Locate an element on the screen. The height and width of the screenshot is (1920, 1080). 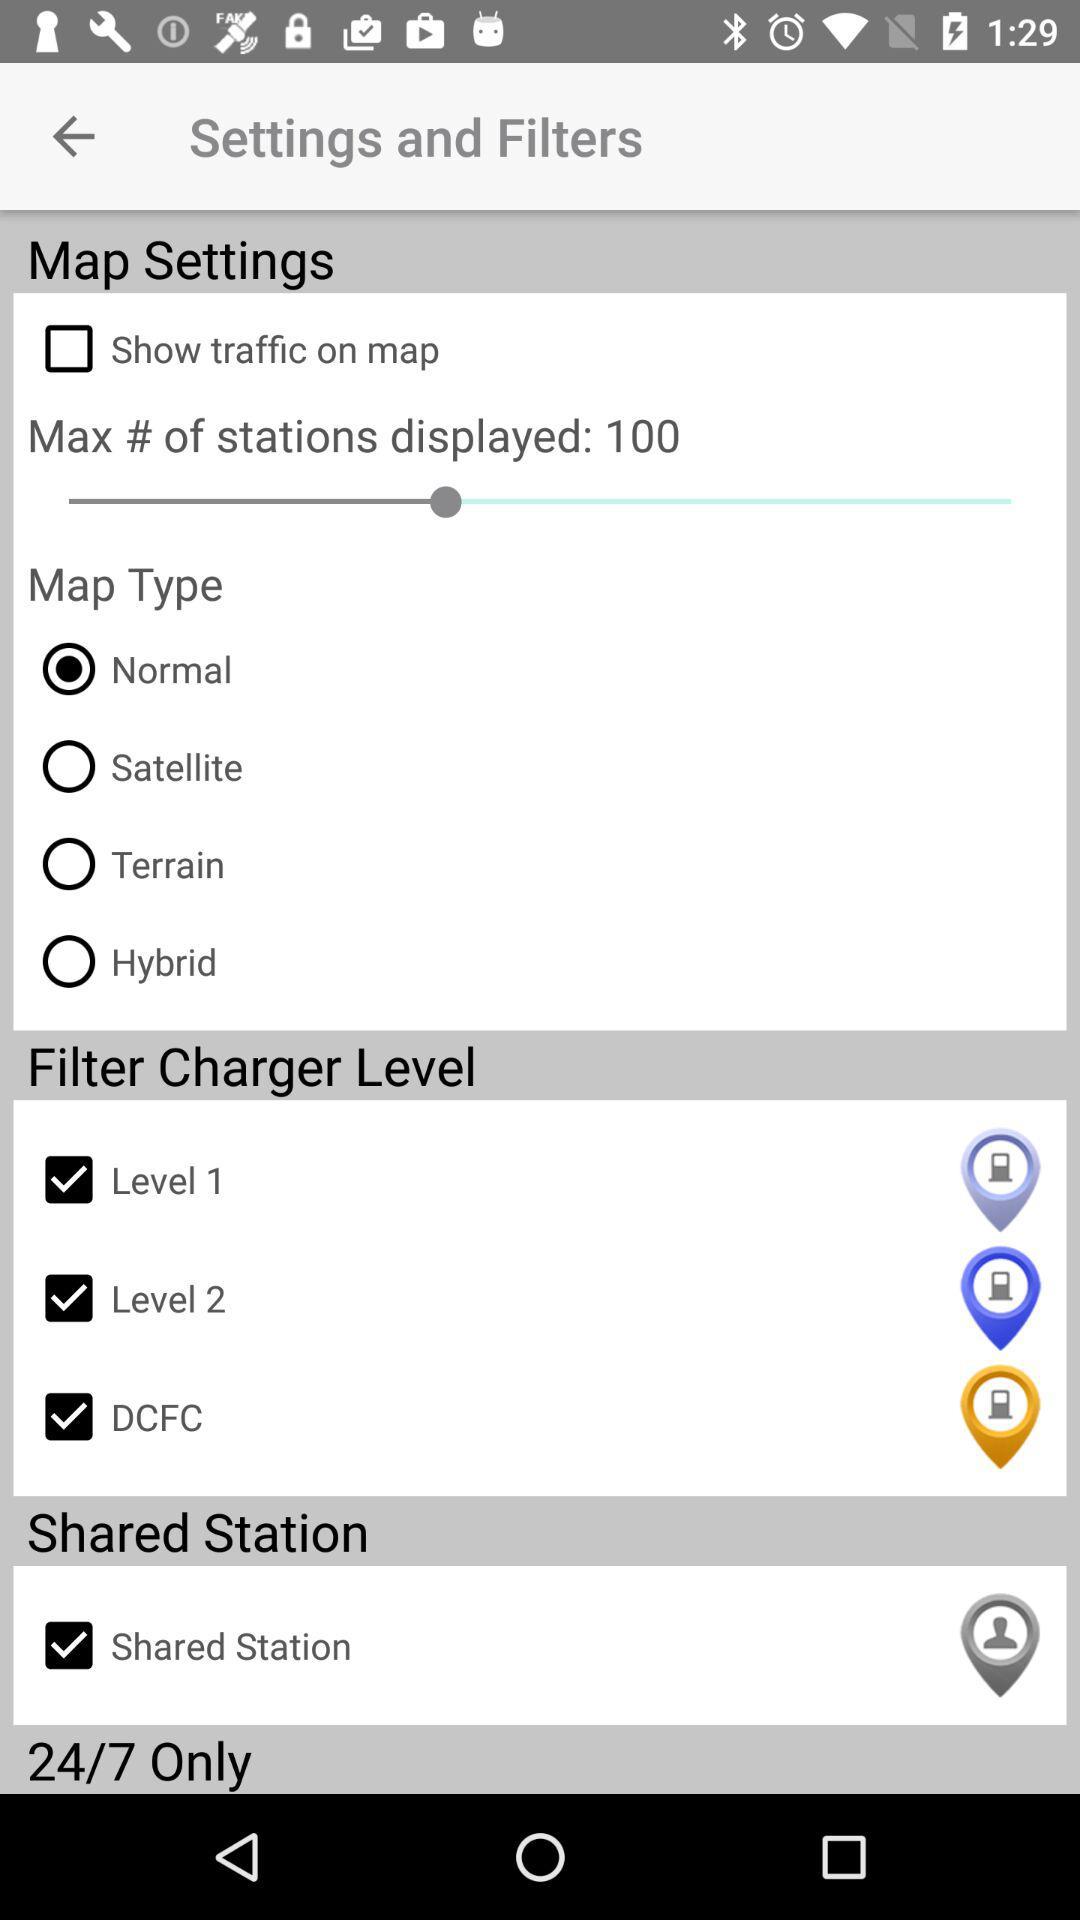
the terrain item is located at coordinates (126, 864).